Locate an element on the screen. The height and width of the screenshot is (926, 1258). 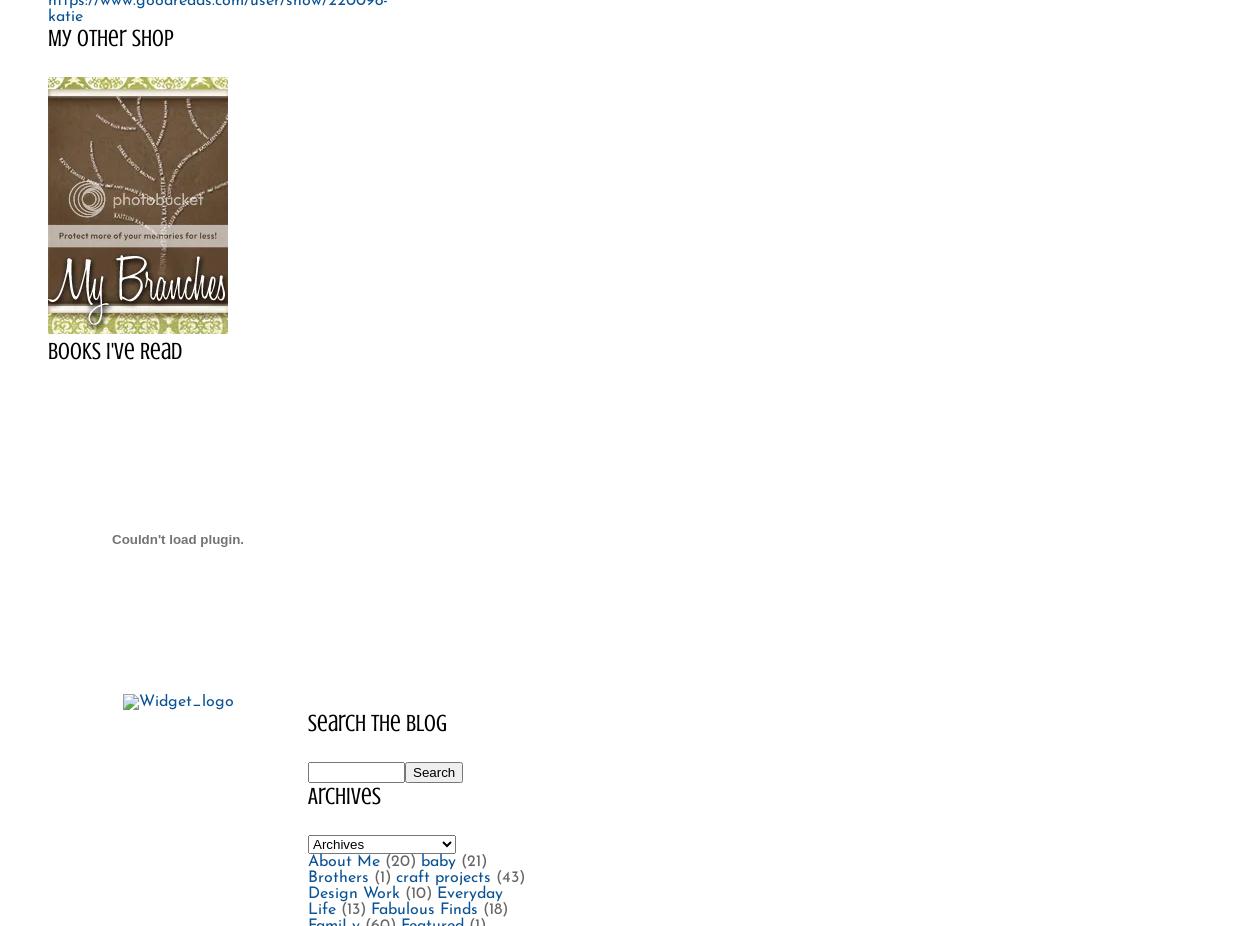
'Books I've Read' is located at coordinates (114, 350).